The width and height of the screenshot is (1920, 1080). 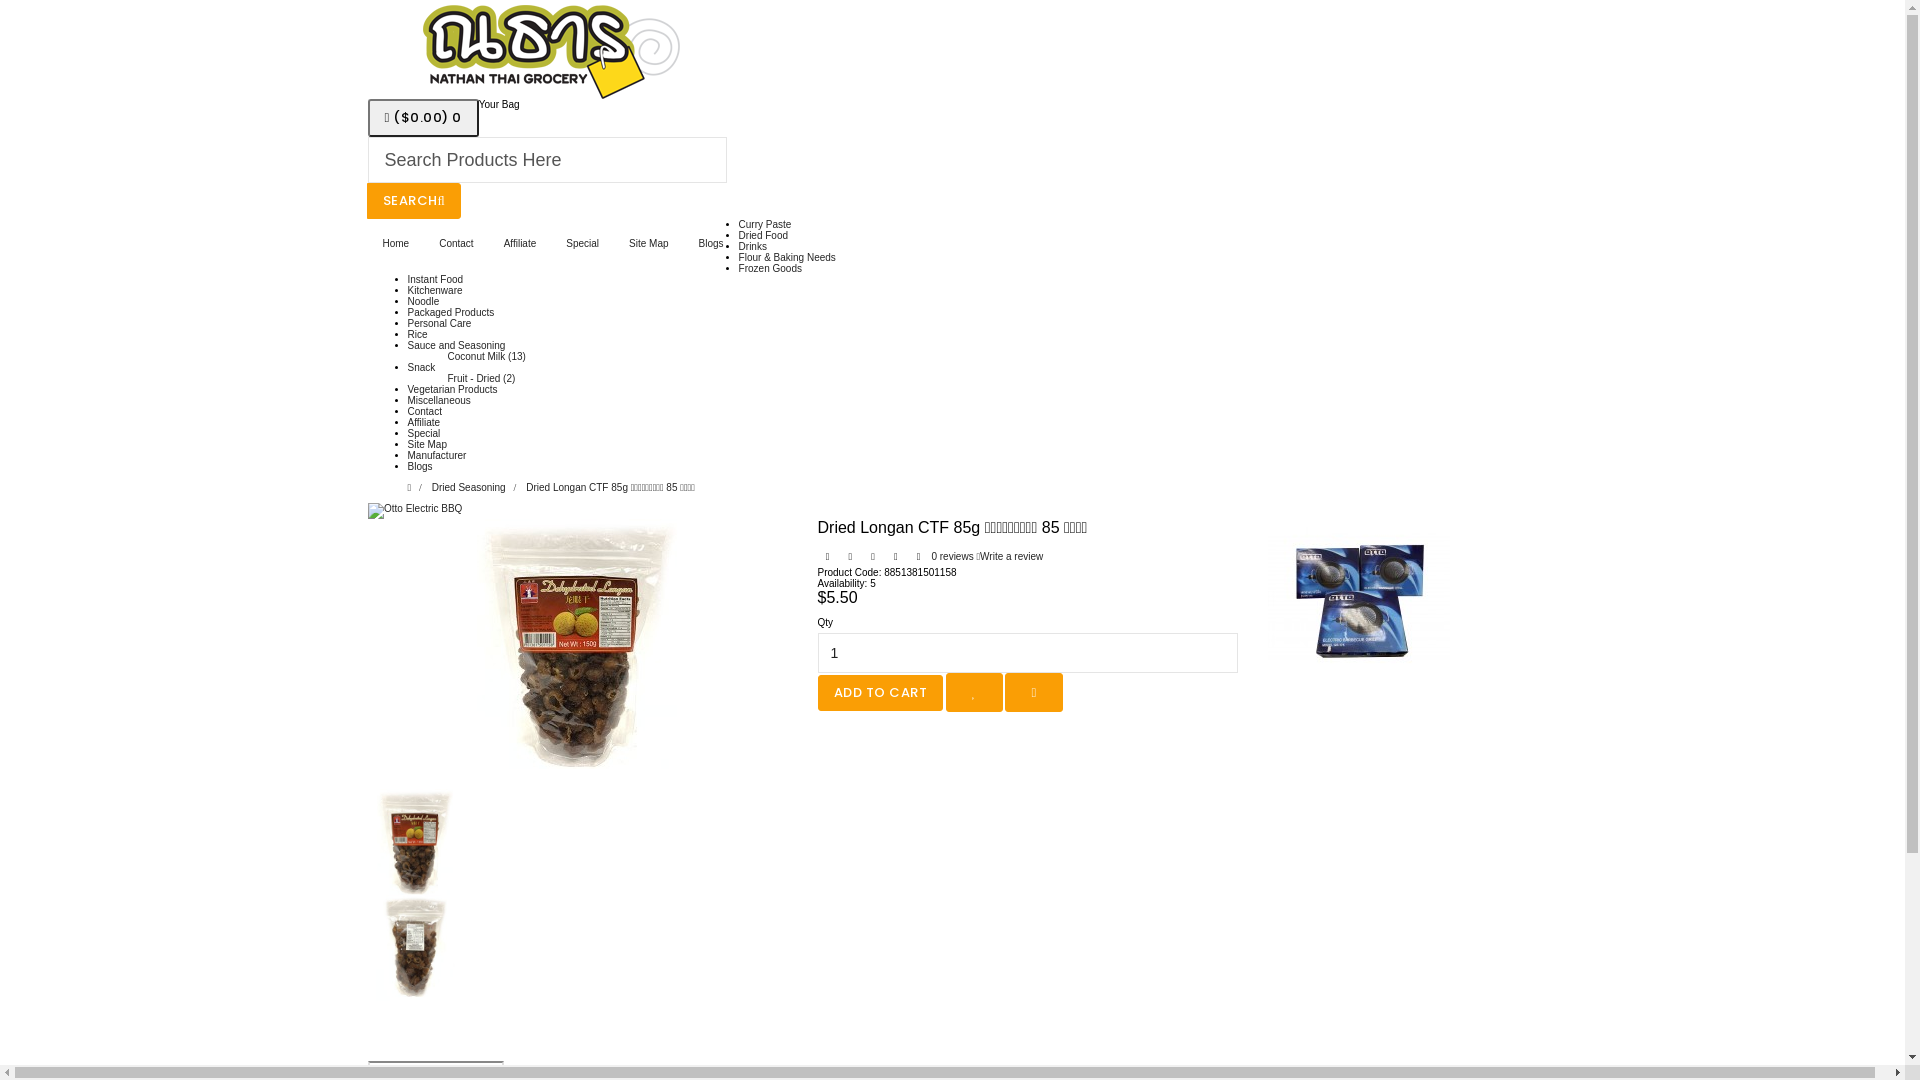 What do you see at coordinates (416, 333) in the screenshot?
I see `'Rice'` at bounding box center [416, 333].